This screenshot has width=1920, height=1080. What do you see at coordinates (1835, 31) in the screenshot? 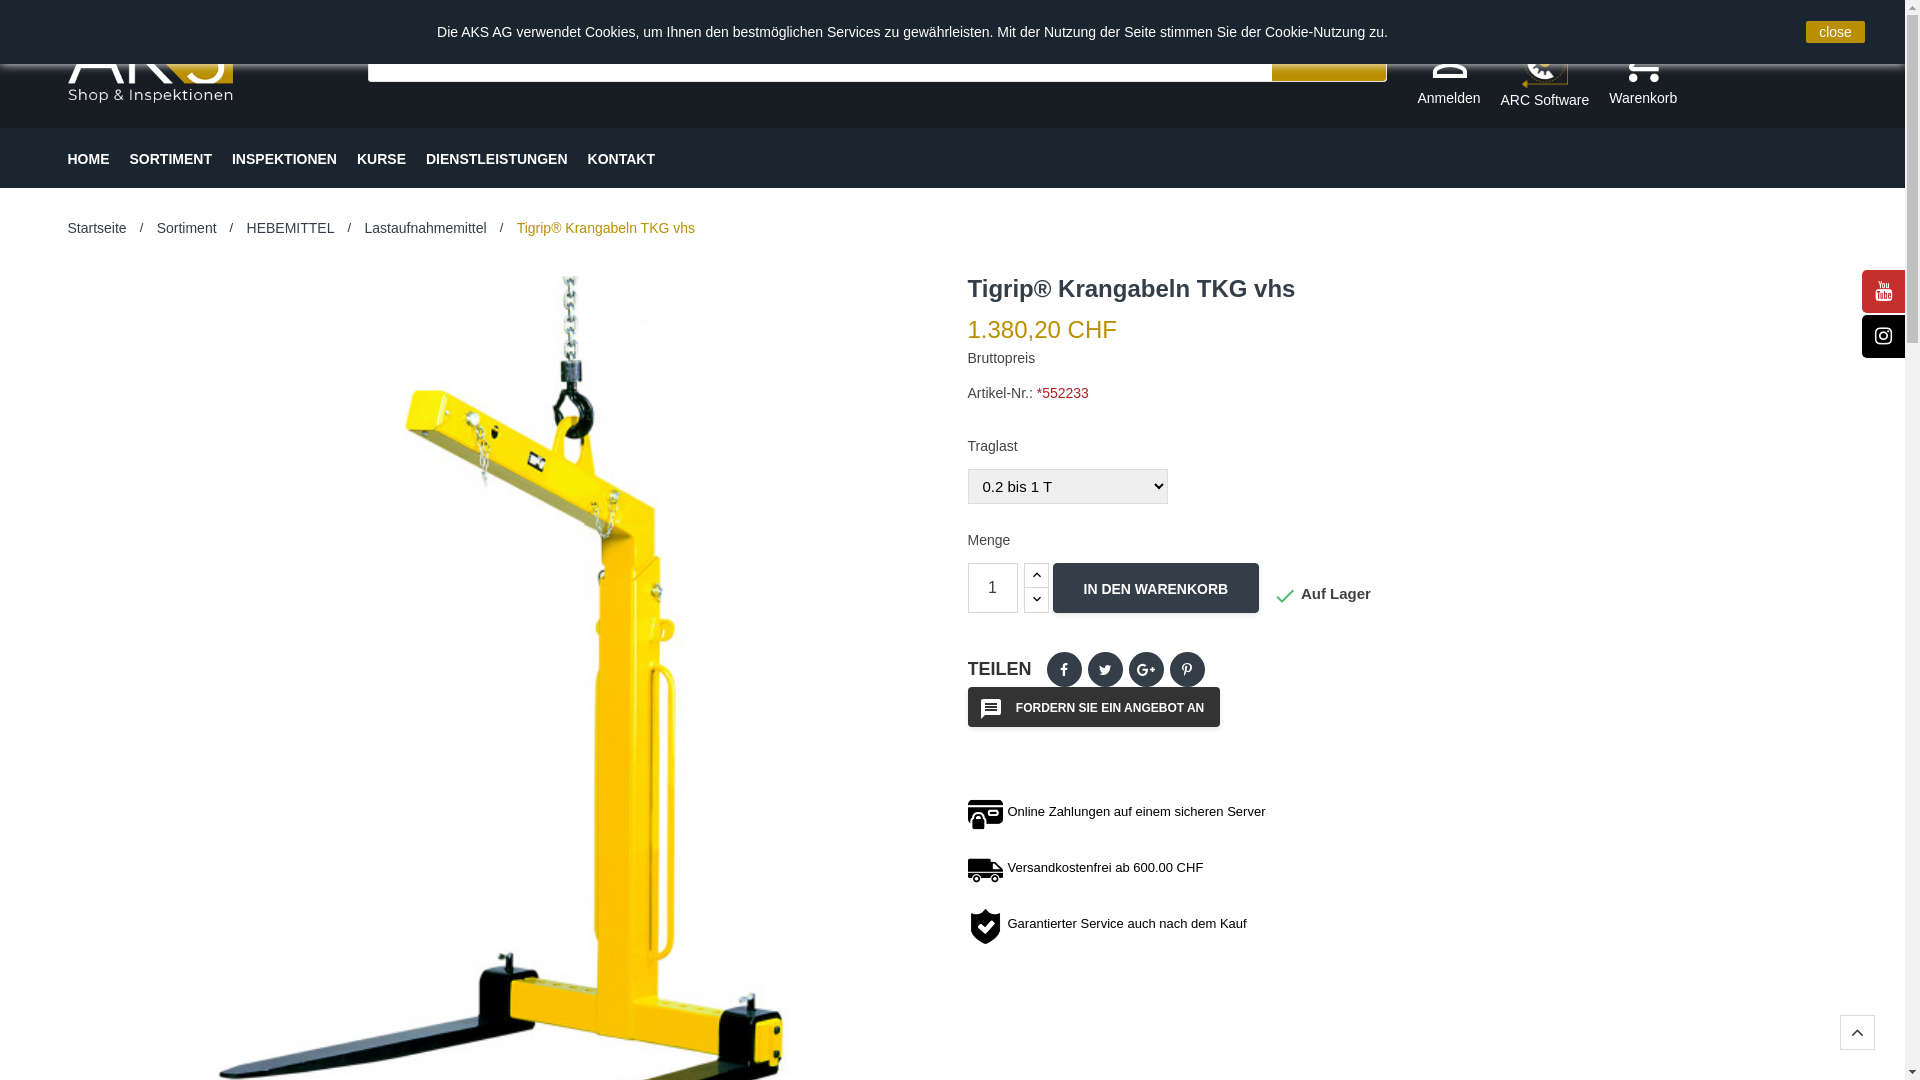
I see `'close'` at bounding box center [1835, 31].